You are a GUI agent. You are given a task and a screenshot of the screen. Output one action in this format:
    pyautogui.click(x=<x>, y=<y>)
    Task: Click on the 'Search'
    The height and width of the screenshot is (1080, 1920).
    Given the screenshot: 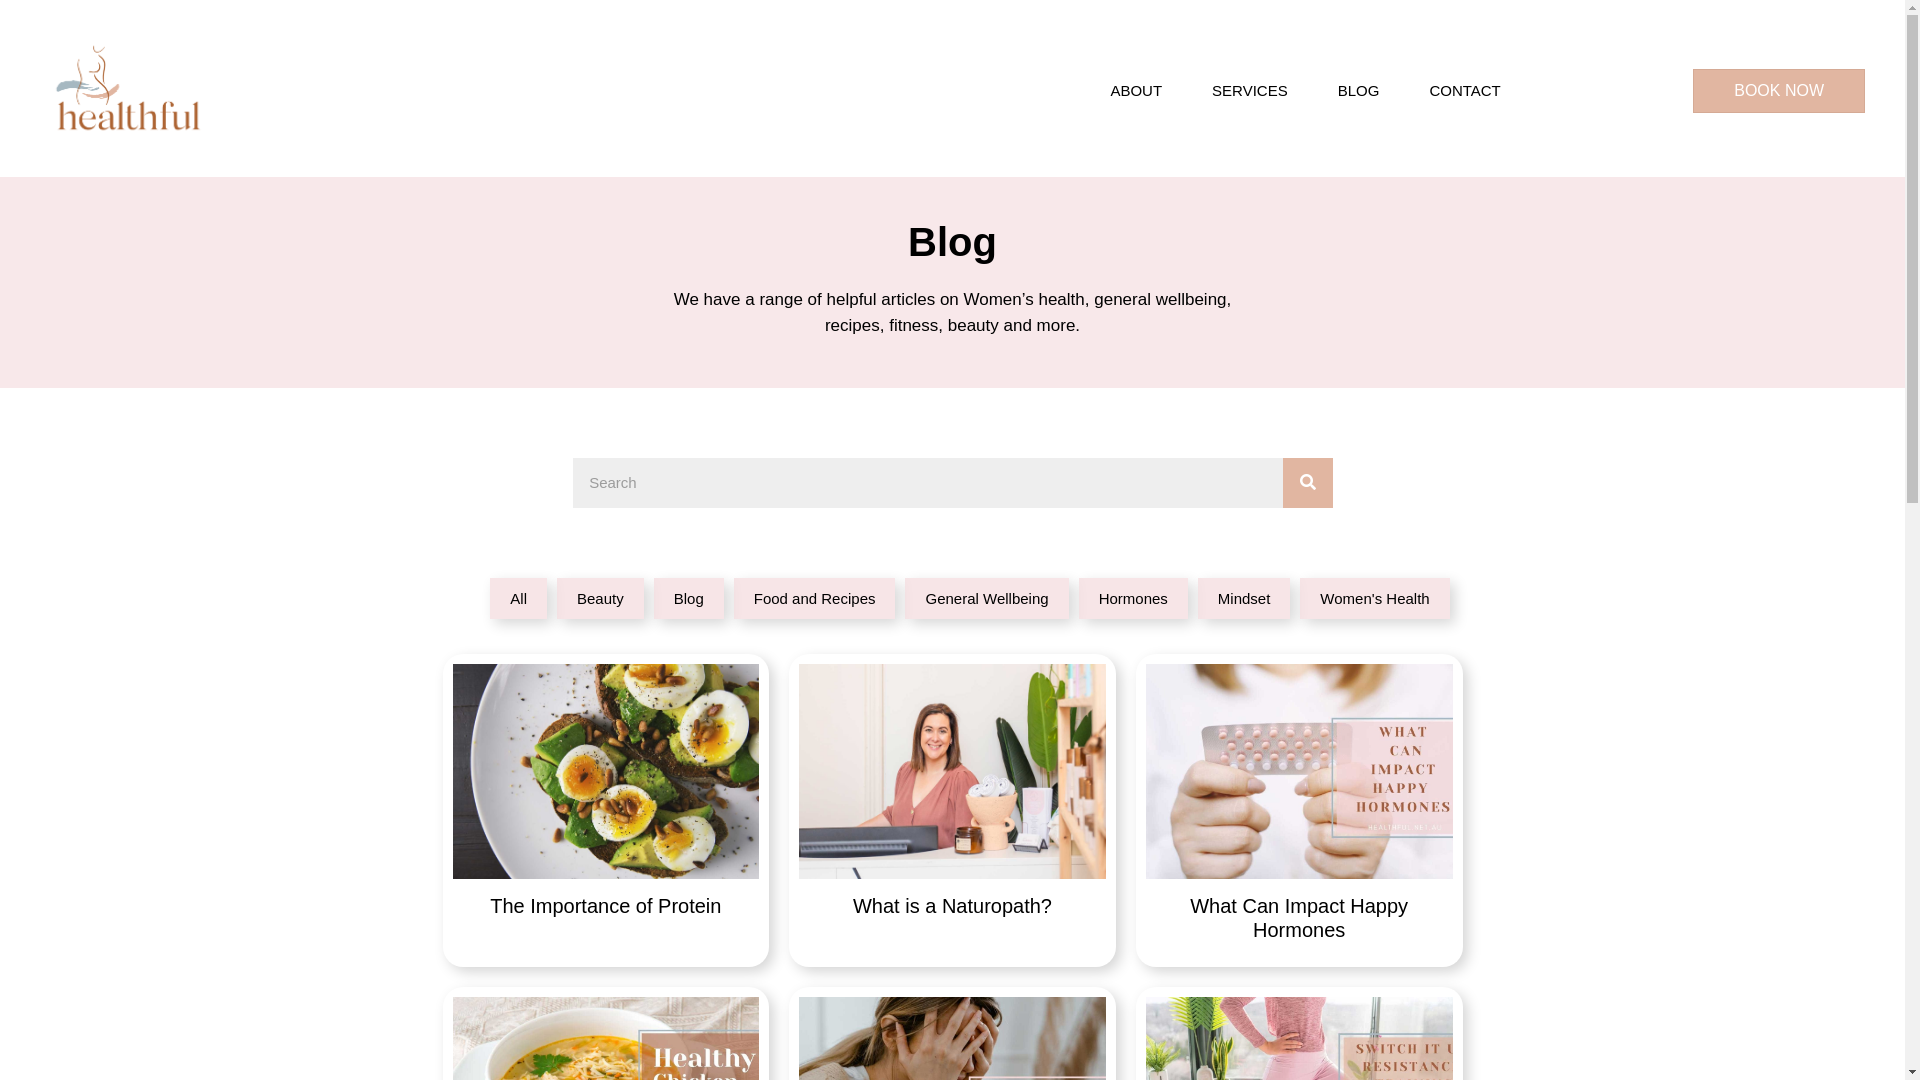 What is the action you would take?
    pyautogui.click(x=925, y=482)
    